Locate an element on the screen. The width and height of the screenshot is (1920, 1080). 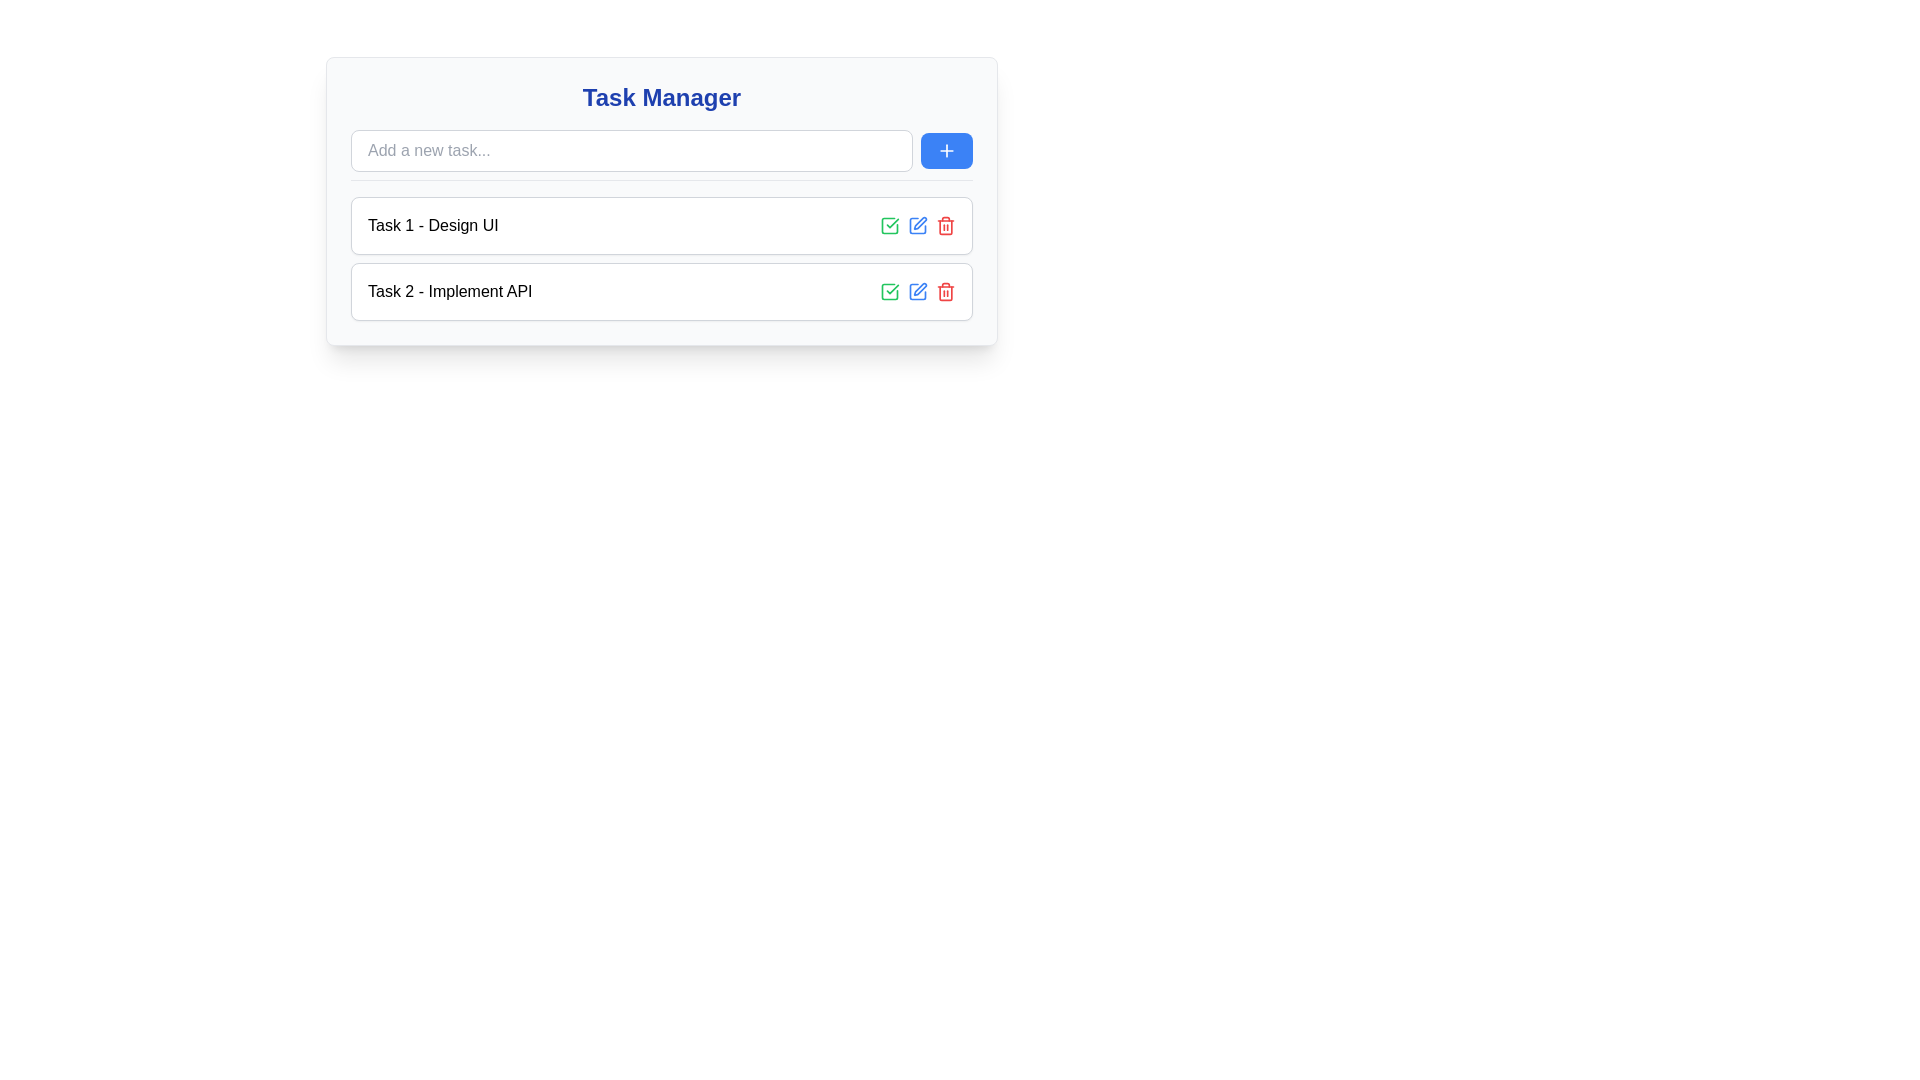
the blue button containing the SVG plus sign icon located at the top right corner of the task manager interface is located at coordinates (945, 149).